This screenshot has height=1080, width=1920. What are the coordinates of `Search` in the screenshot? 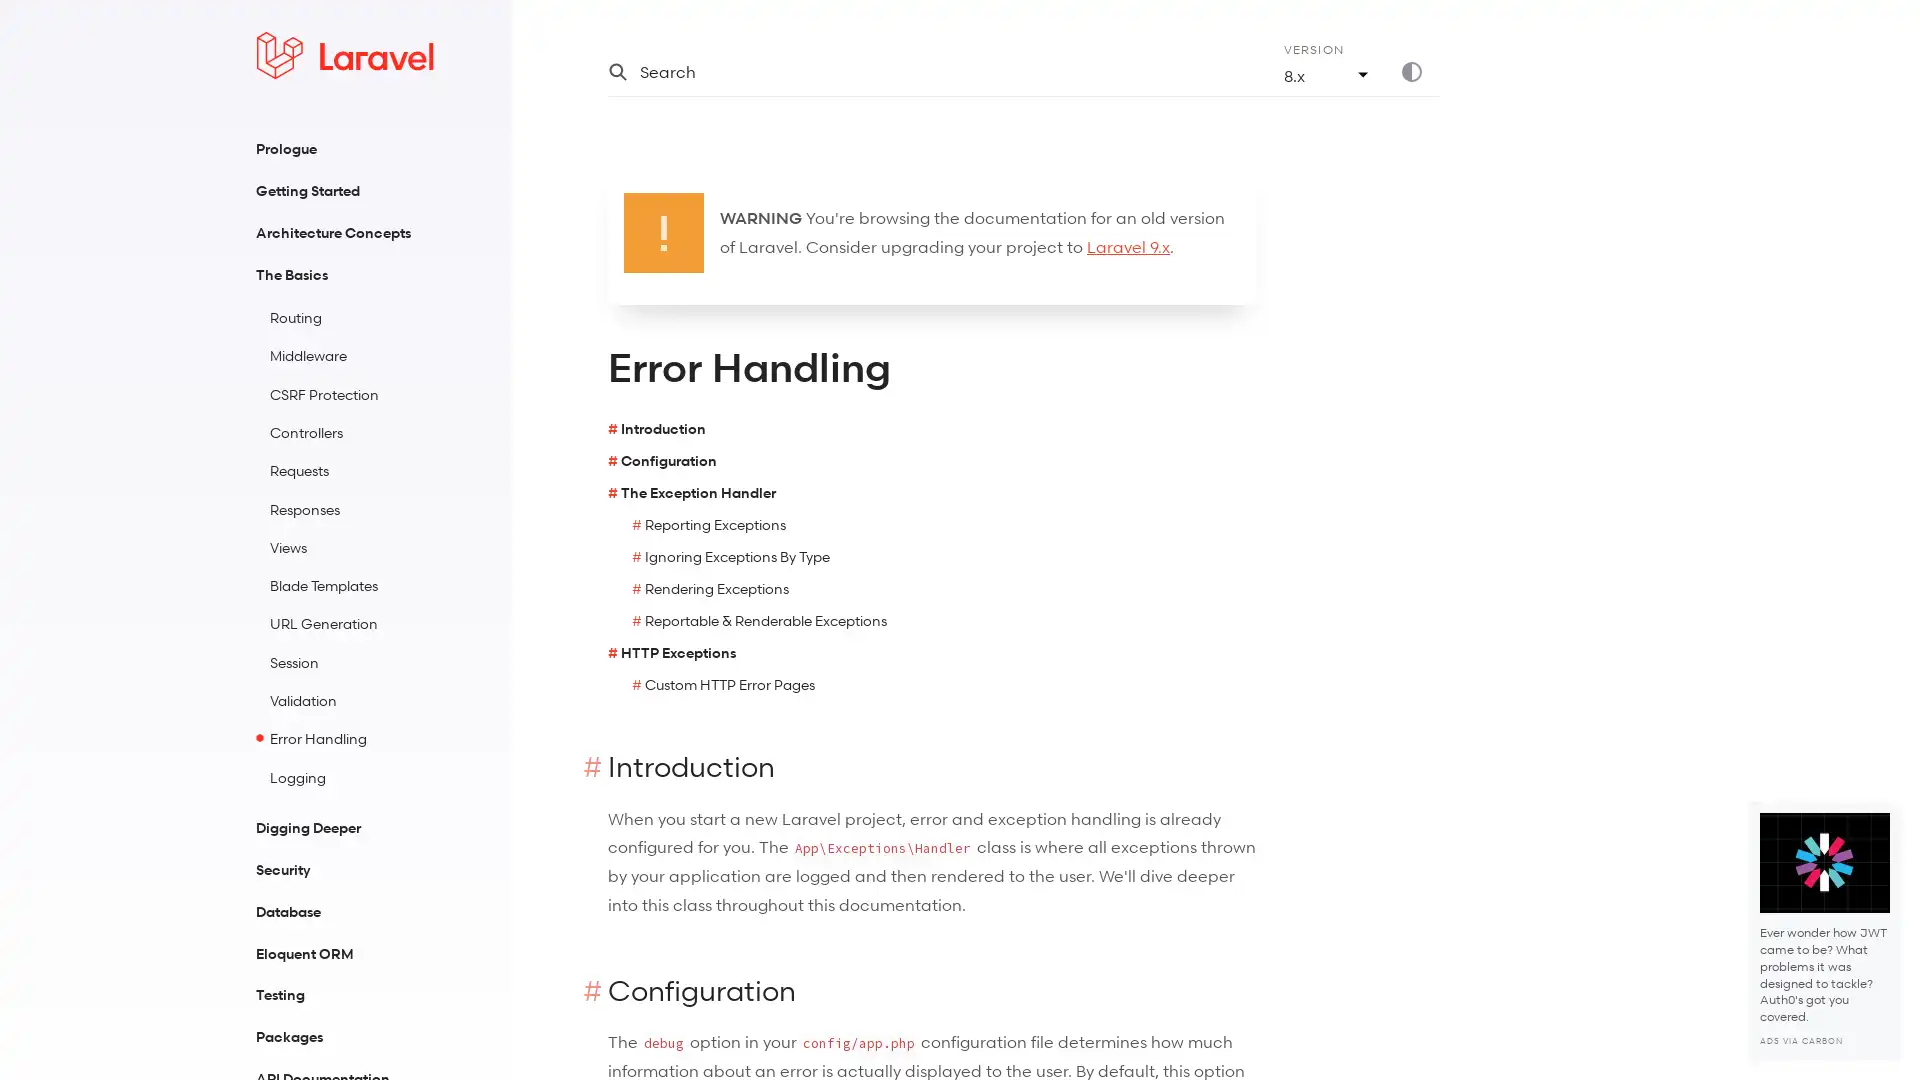 It's located at (920, 71).